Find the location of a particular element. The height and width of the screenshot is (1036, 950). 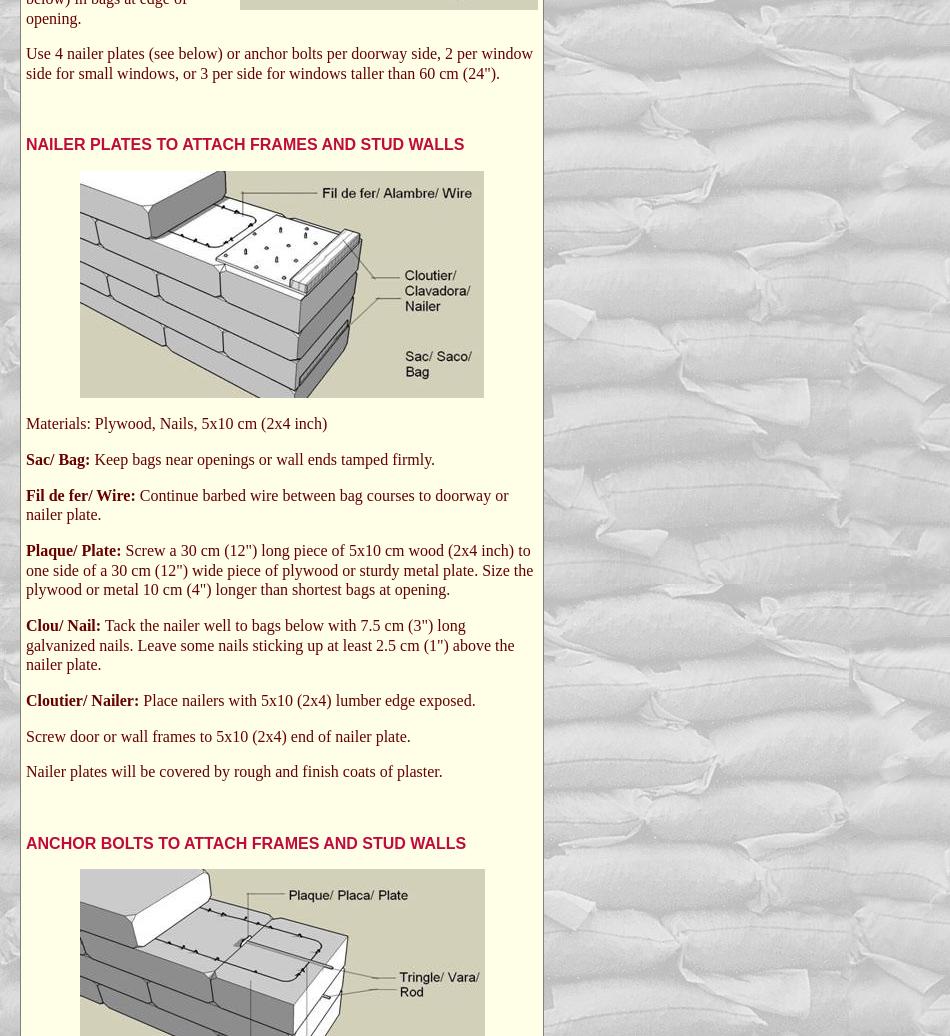

'Materials: Plywood, Nails, 5x10 cm (2x4 inch)' is located at coordinates (176, 423).